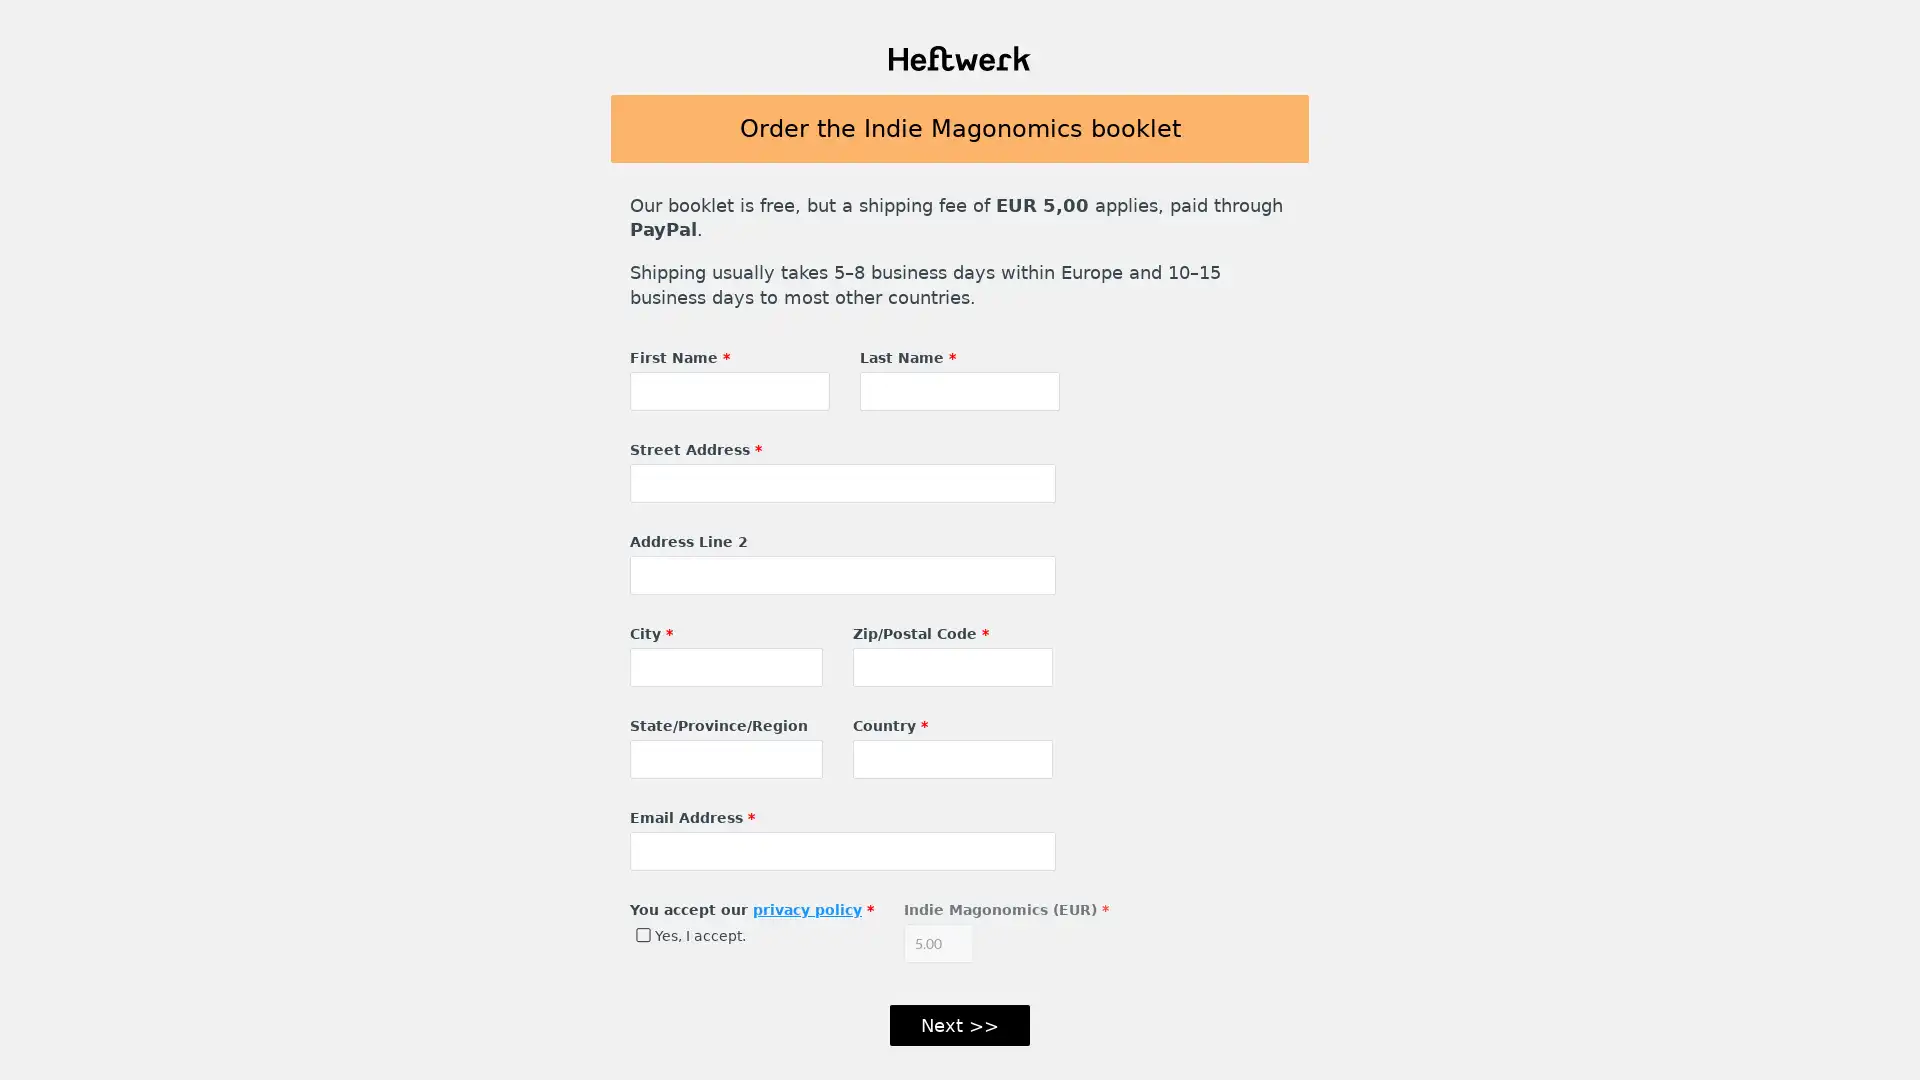 The width and height of the screenshot is (1920, 1080). Describe the element at coordinates (960, 1025) in the screenshot. I see `Next >>` at that location.